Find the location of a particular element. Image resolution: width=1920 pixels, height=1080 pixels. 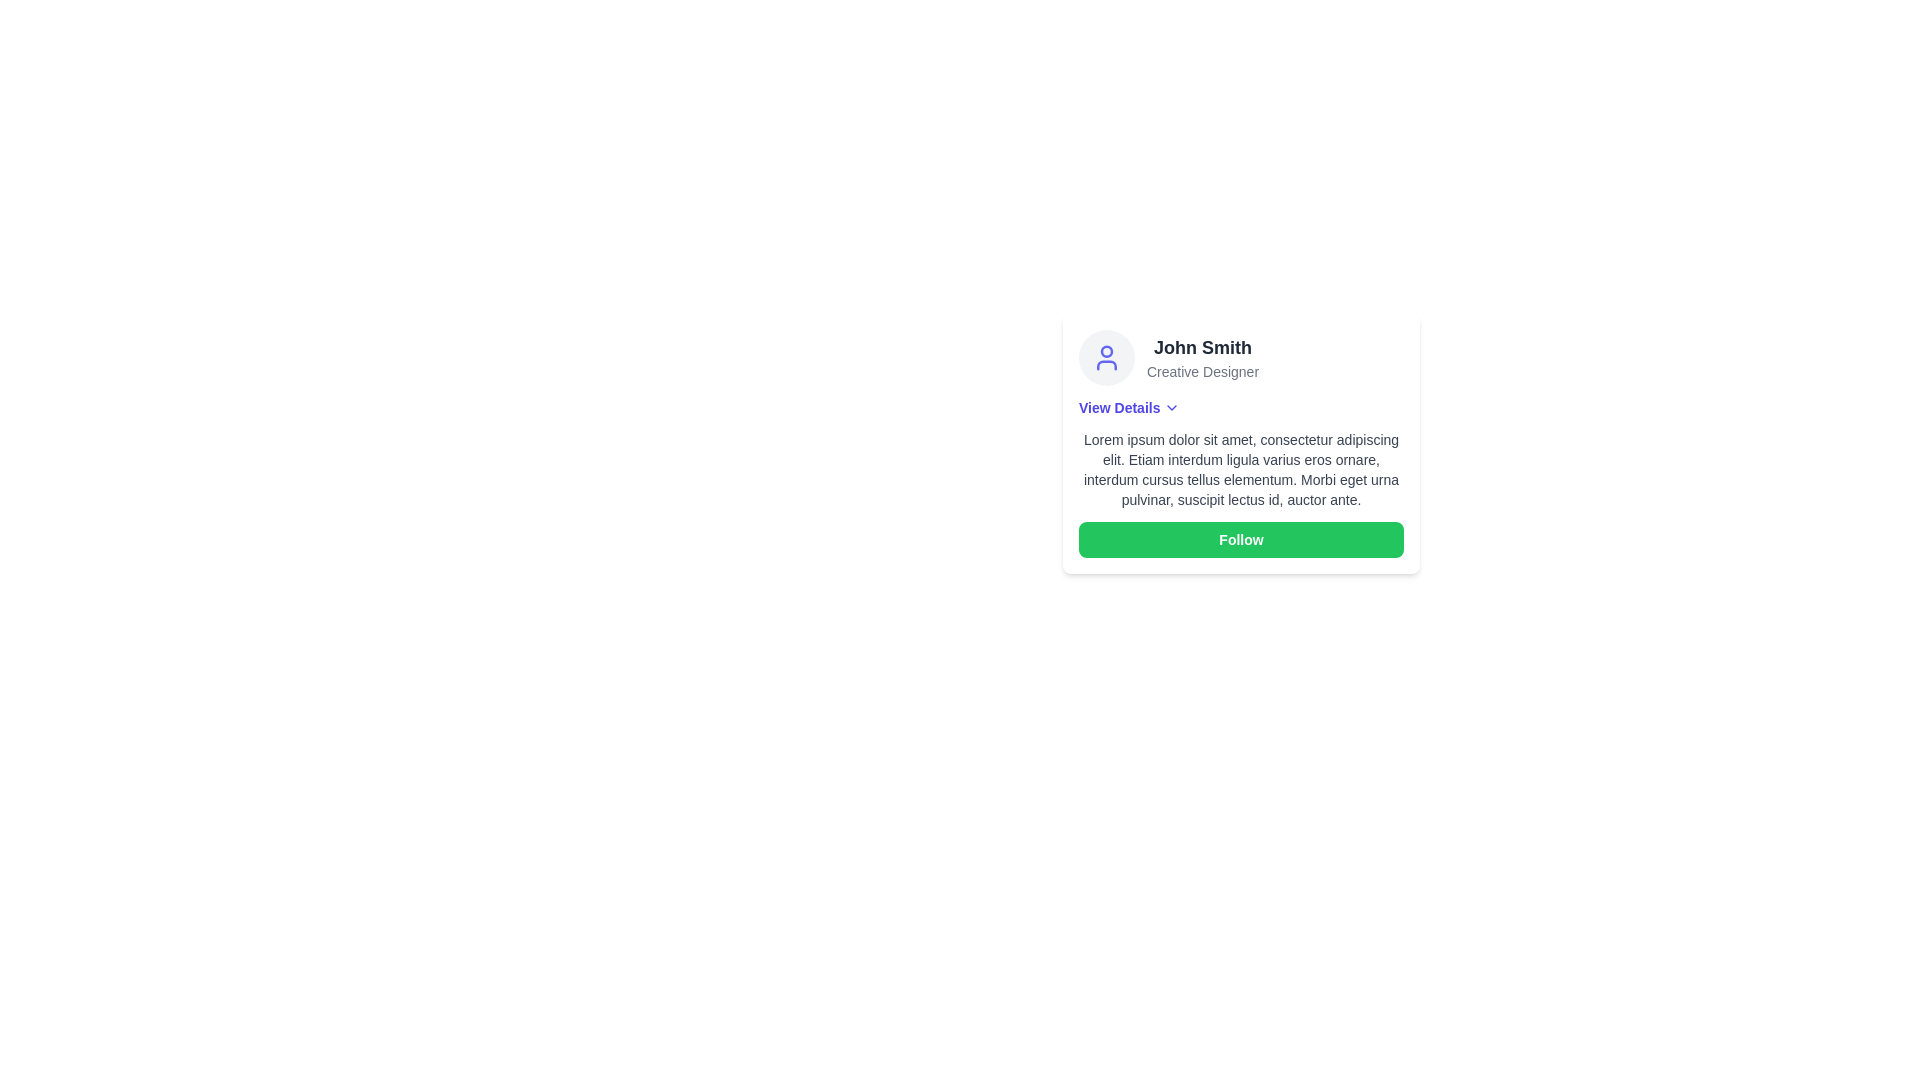

the descriptive text block located in the middle section of the card, which is positioned beneath the 'View Details' text and above the 'Follow' button is located at coordinates (1240, 470).